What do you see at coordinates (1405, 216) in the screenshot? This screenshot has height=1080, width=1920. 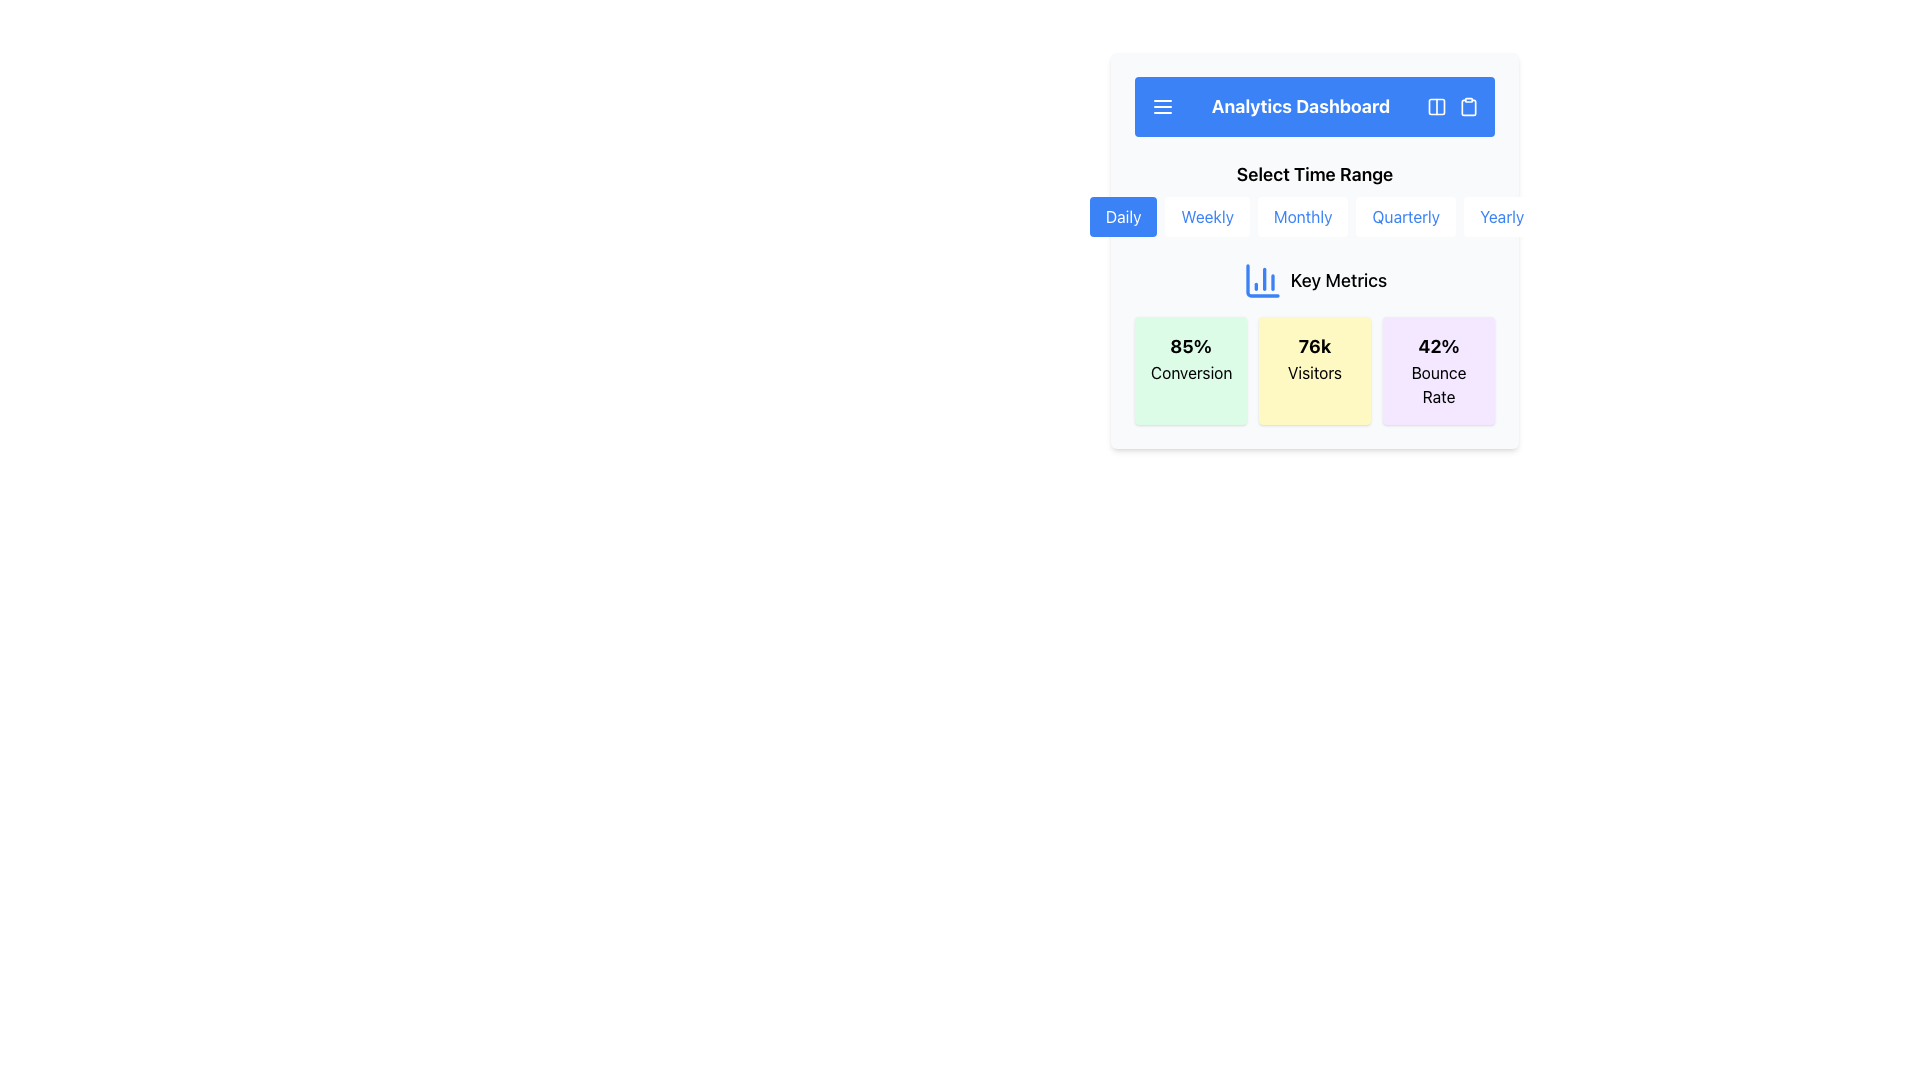 I see `the 'Quarterly' button located in the button group for time range selection to trigger hover effects` at bounding box center [1405, 216].